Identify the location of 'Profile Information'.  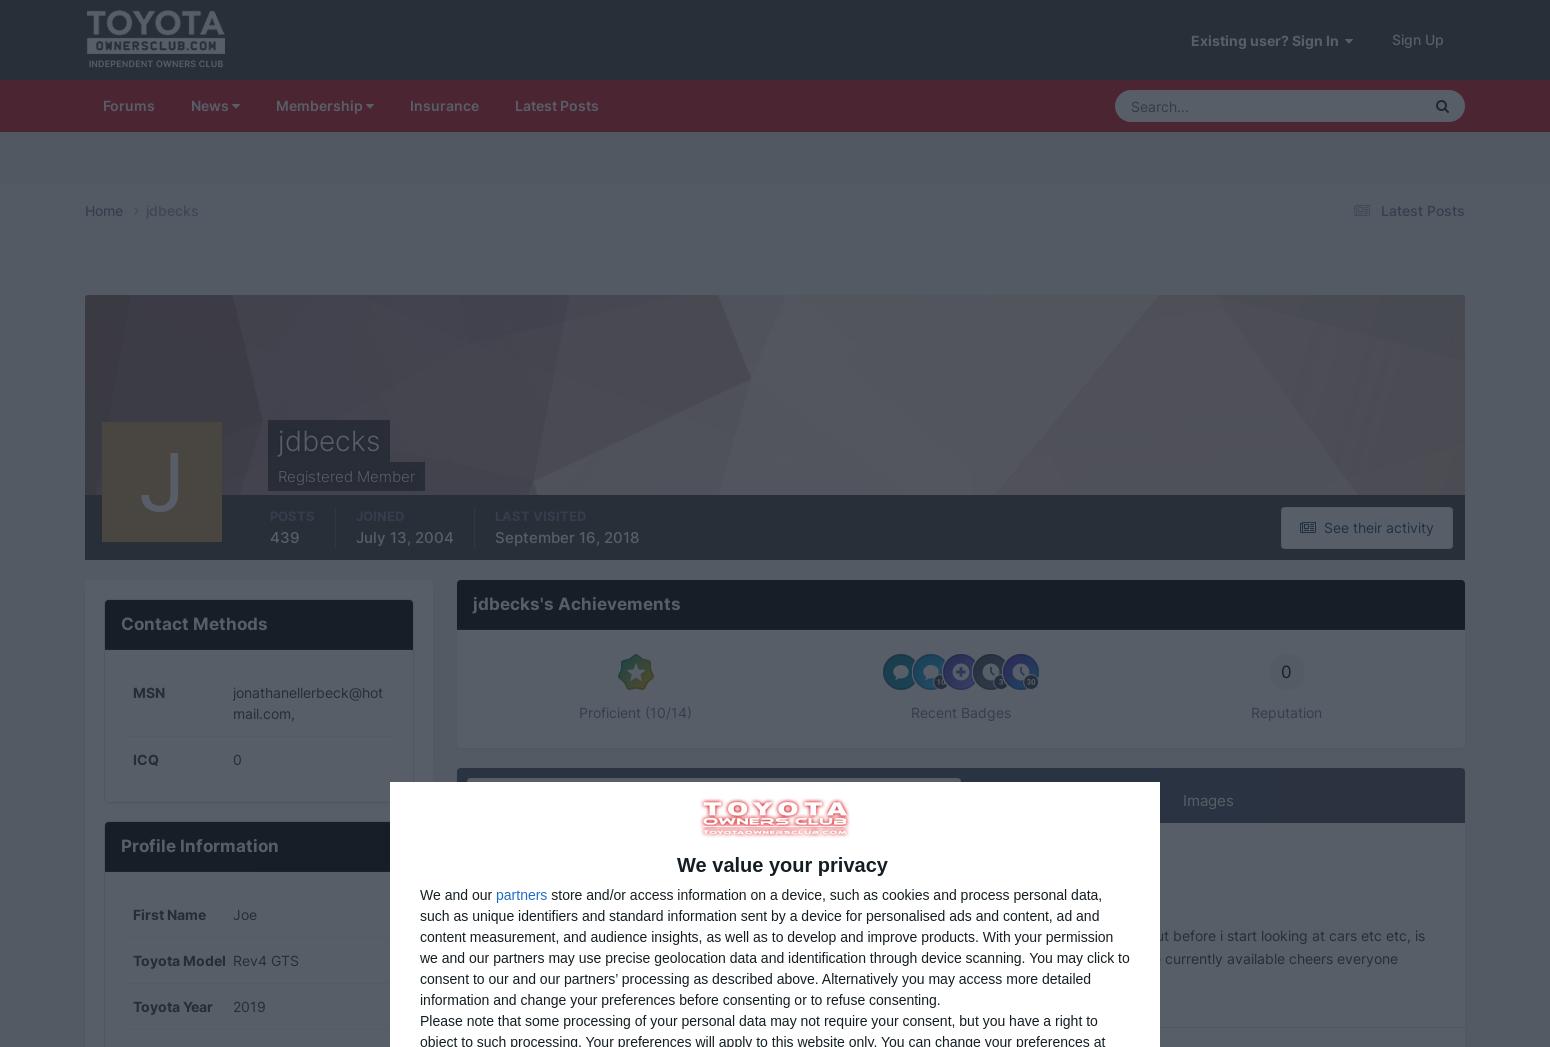
(119, 845).